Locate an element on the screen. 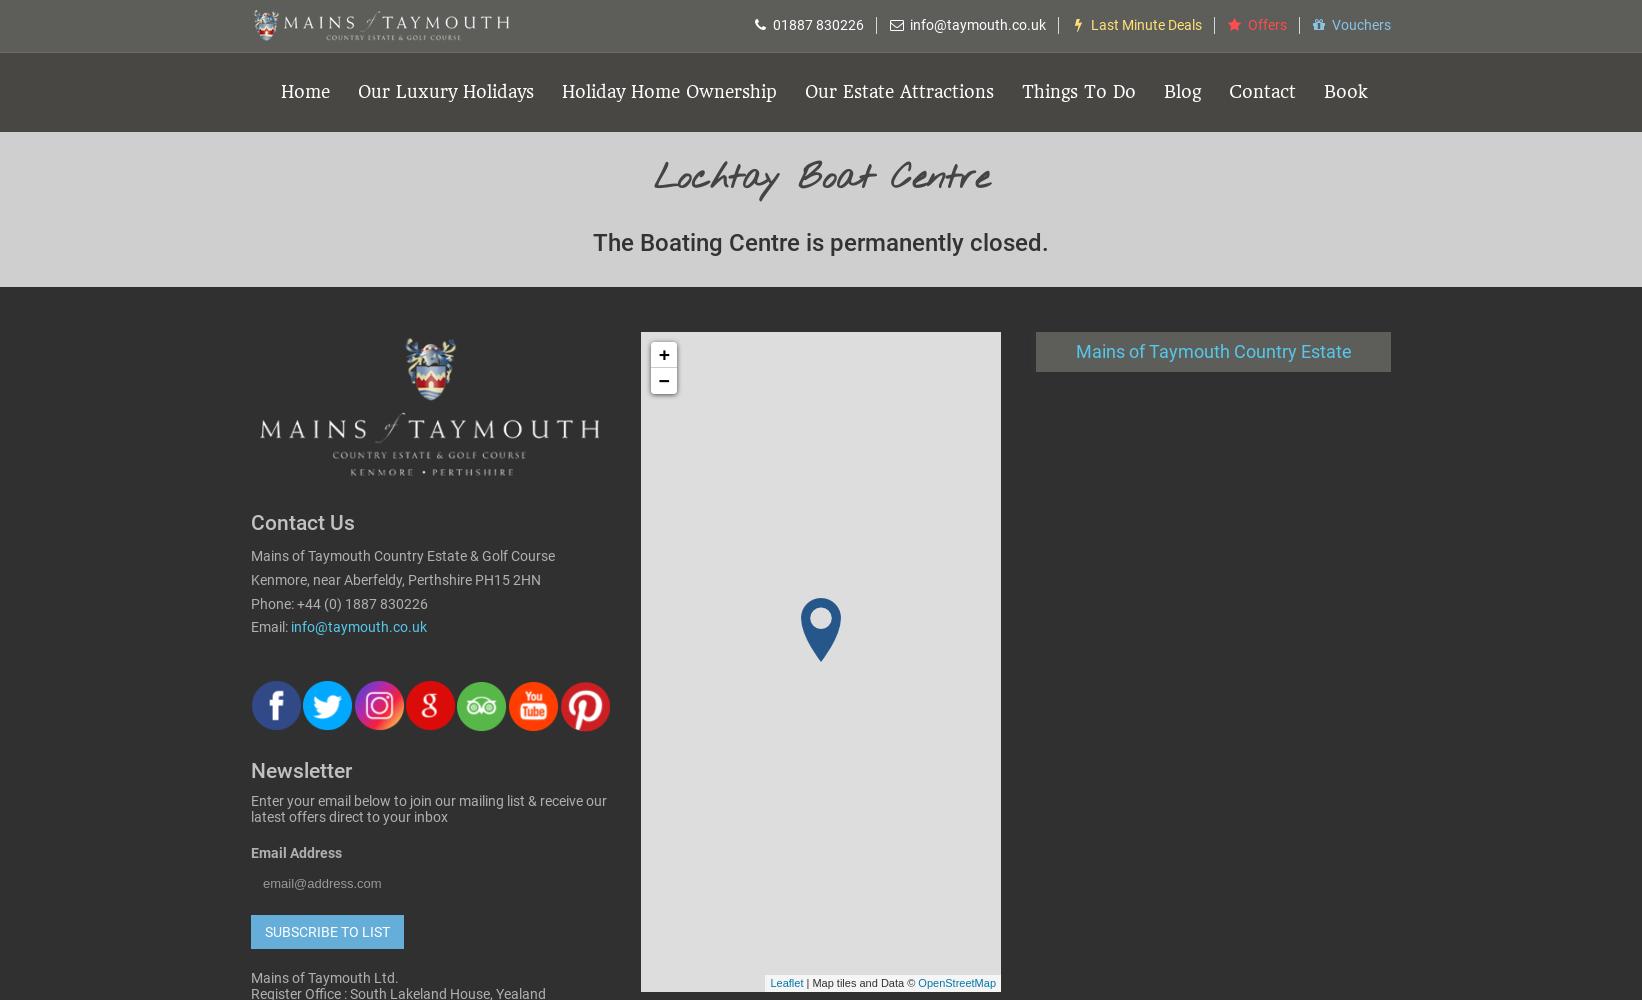  'Mains of Taymouth Country Estate' is located at coordinates (1074, 350).